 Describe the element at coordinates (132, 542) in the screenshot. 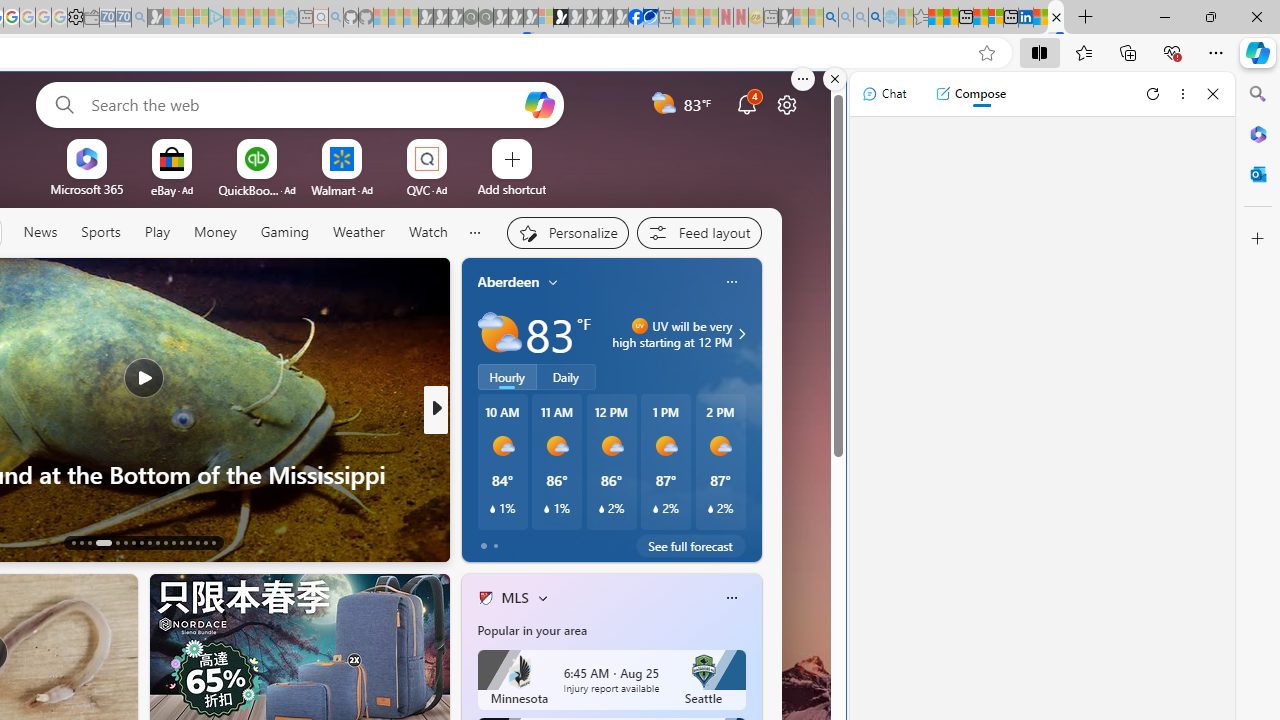

I see `'AutomationID: tab-19'` at that location.